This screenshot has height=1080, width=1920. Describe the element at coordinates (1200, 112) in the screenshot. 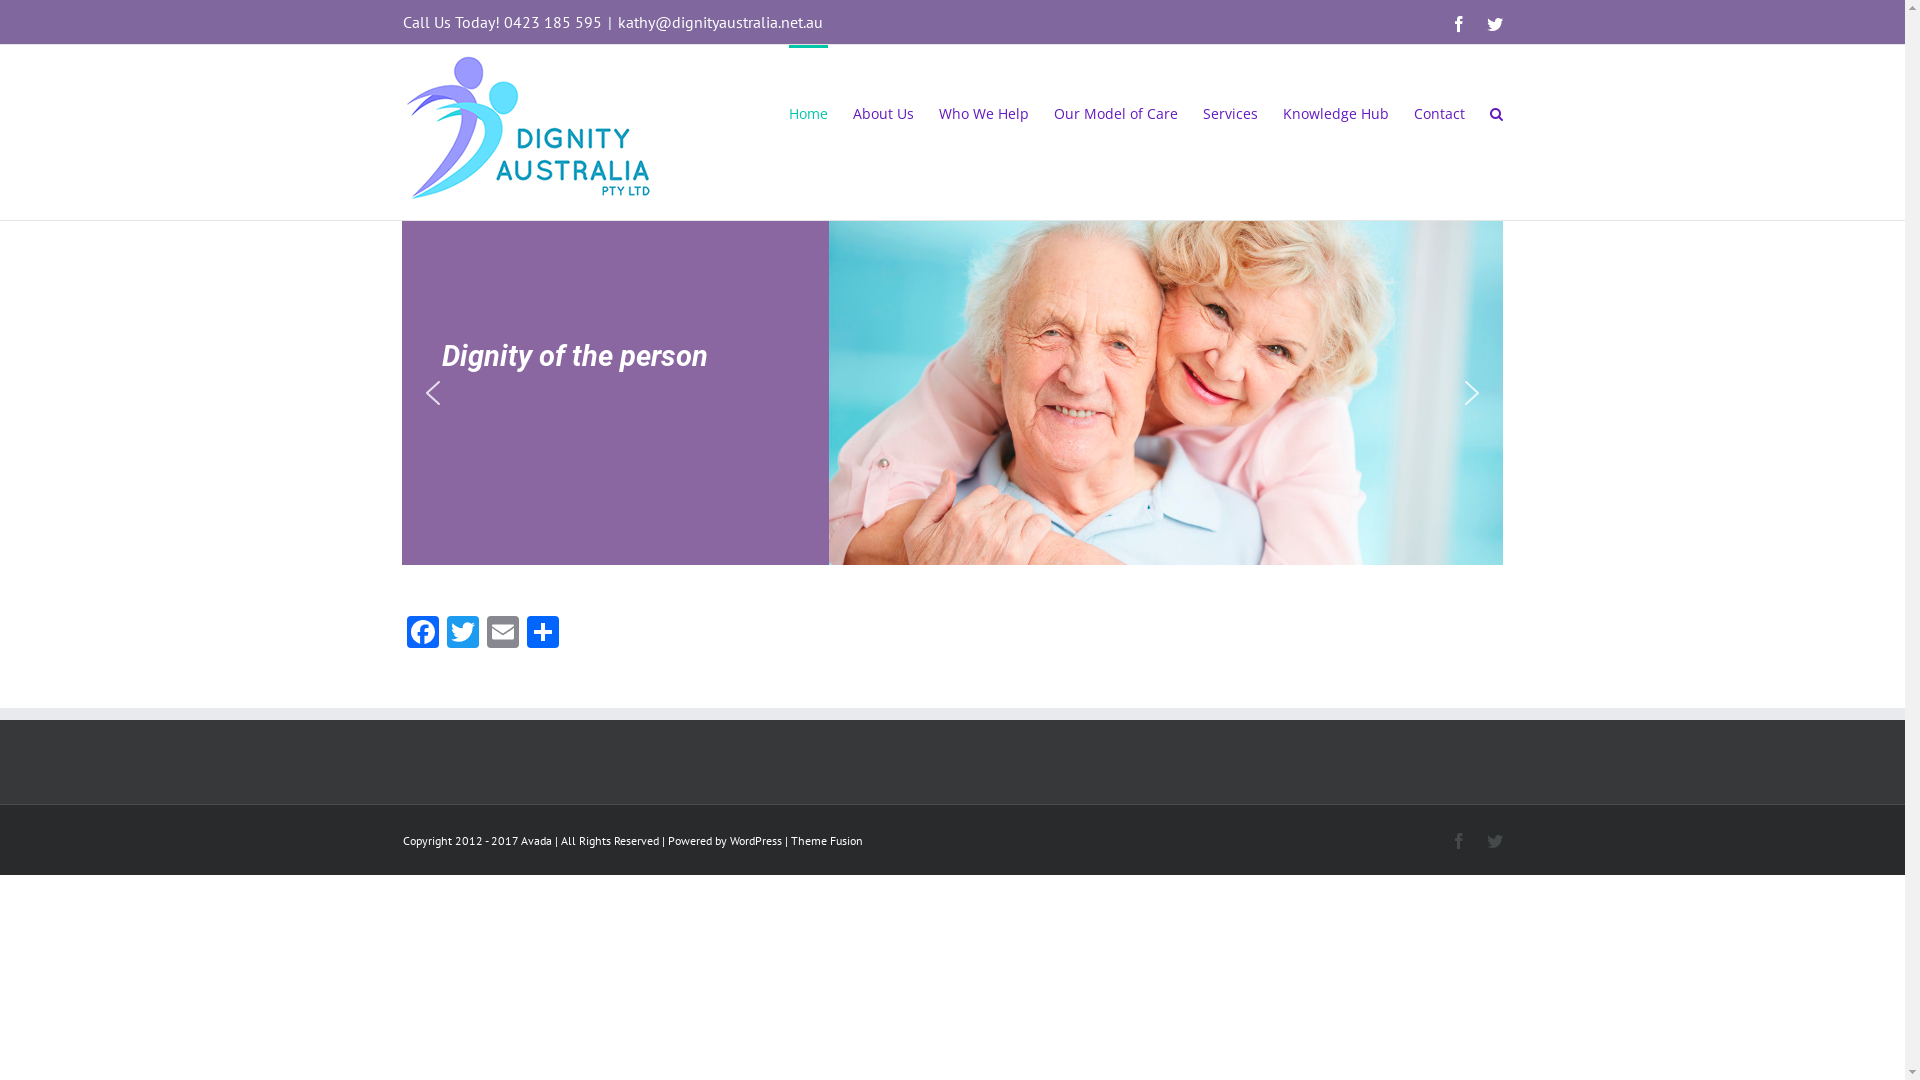

I see `'Services'` at that location.